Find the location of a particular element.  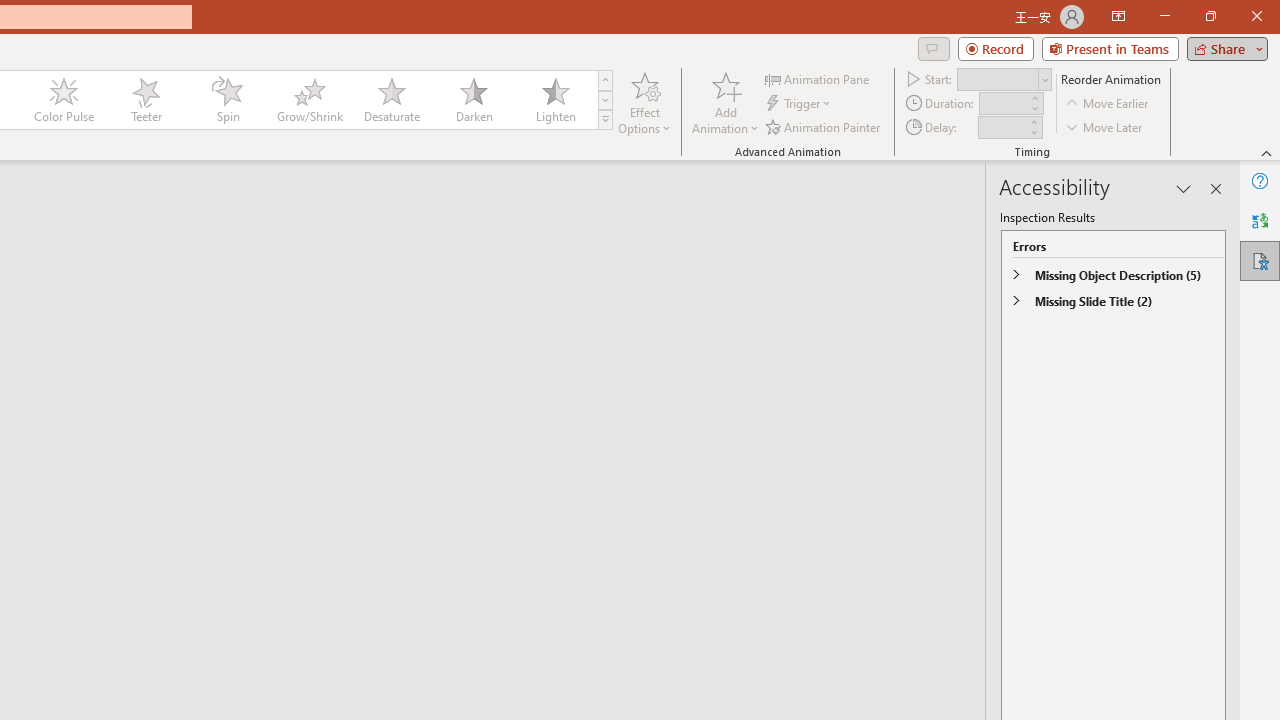

'Lighten' is located at coordinates (555, 100).